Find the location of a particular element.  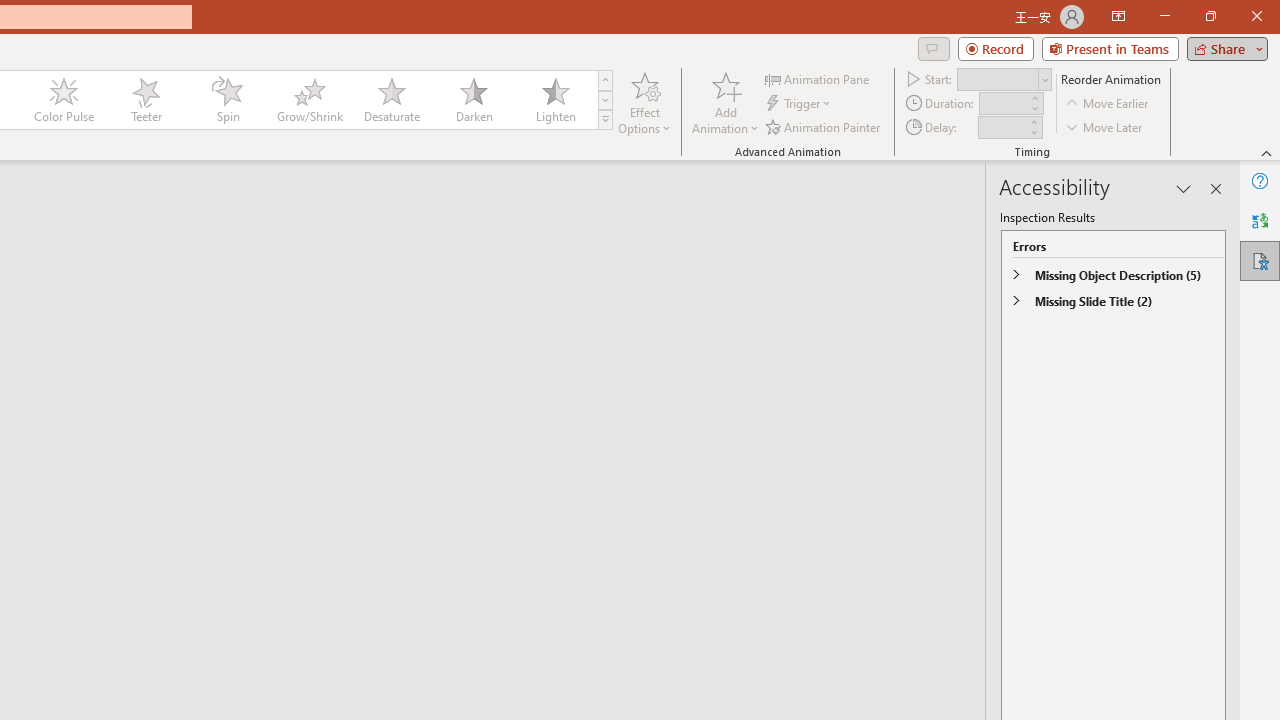

'Lighten' is located at coordinates (555, 100).